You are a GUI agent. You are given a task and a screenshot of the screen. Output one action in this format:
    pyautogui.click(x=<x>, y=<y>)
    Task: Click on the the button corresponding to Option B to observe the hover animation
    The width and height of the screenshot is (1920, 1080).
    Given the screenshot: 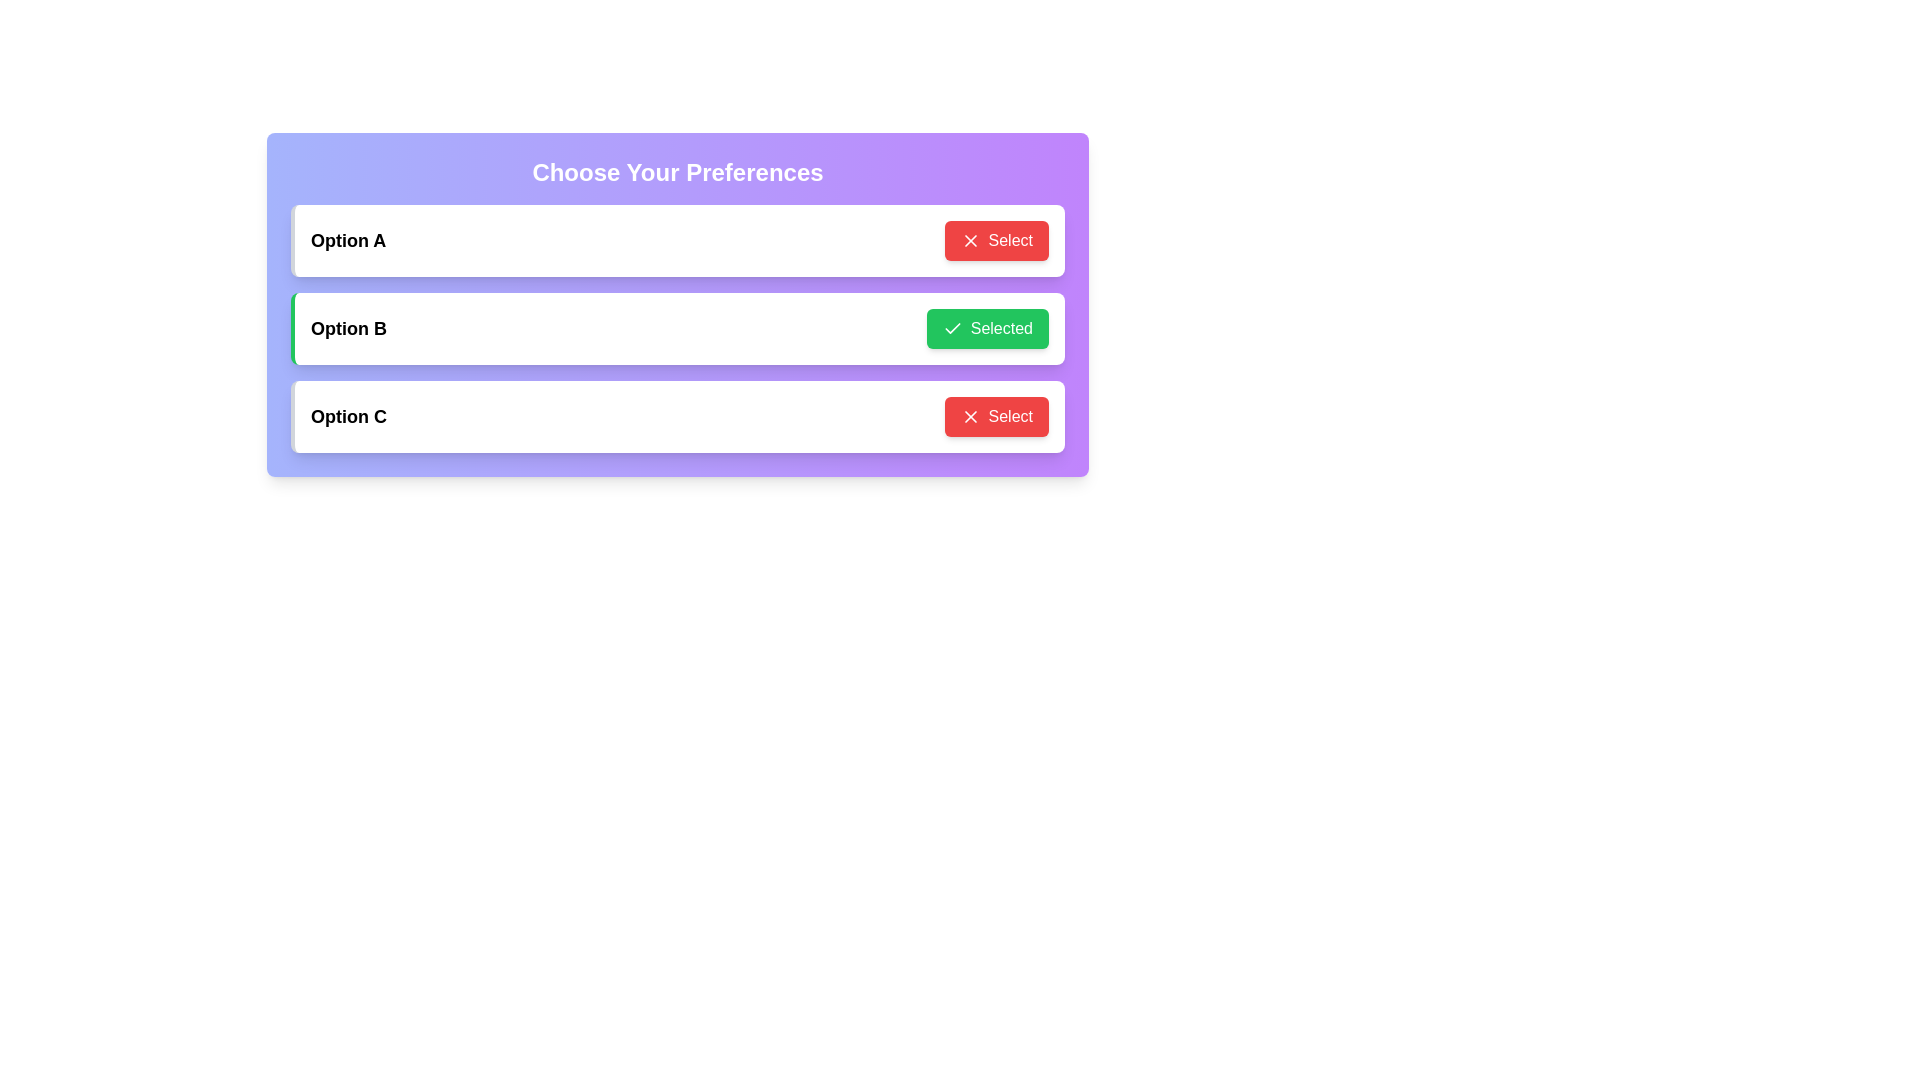 What is the action you would take?
    pyautogui.click(x=987, y=327)
    